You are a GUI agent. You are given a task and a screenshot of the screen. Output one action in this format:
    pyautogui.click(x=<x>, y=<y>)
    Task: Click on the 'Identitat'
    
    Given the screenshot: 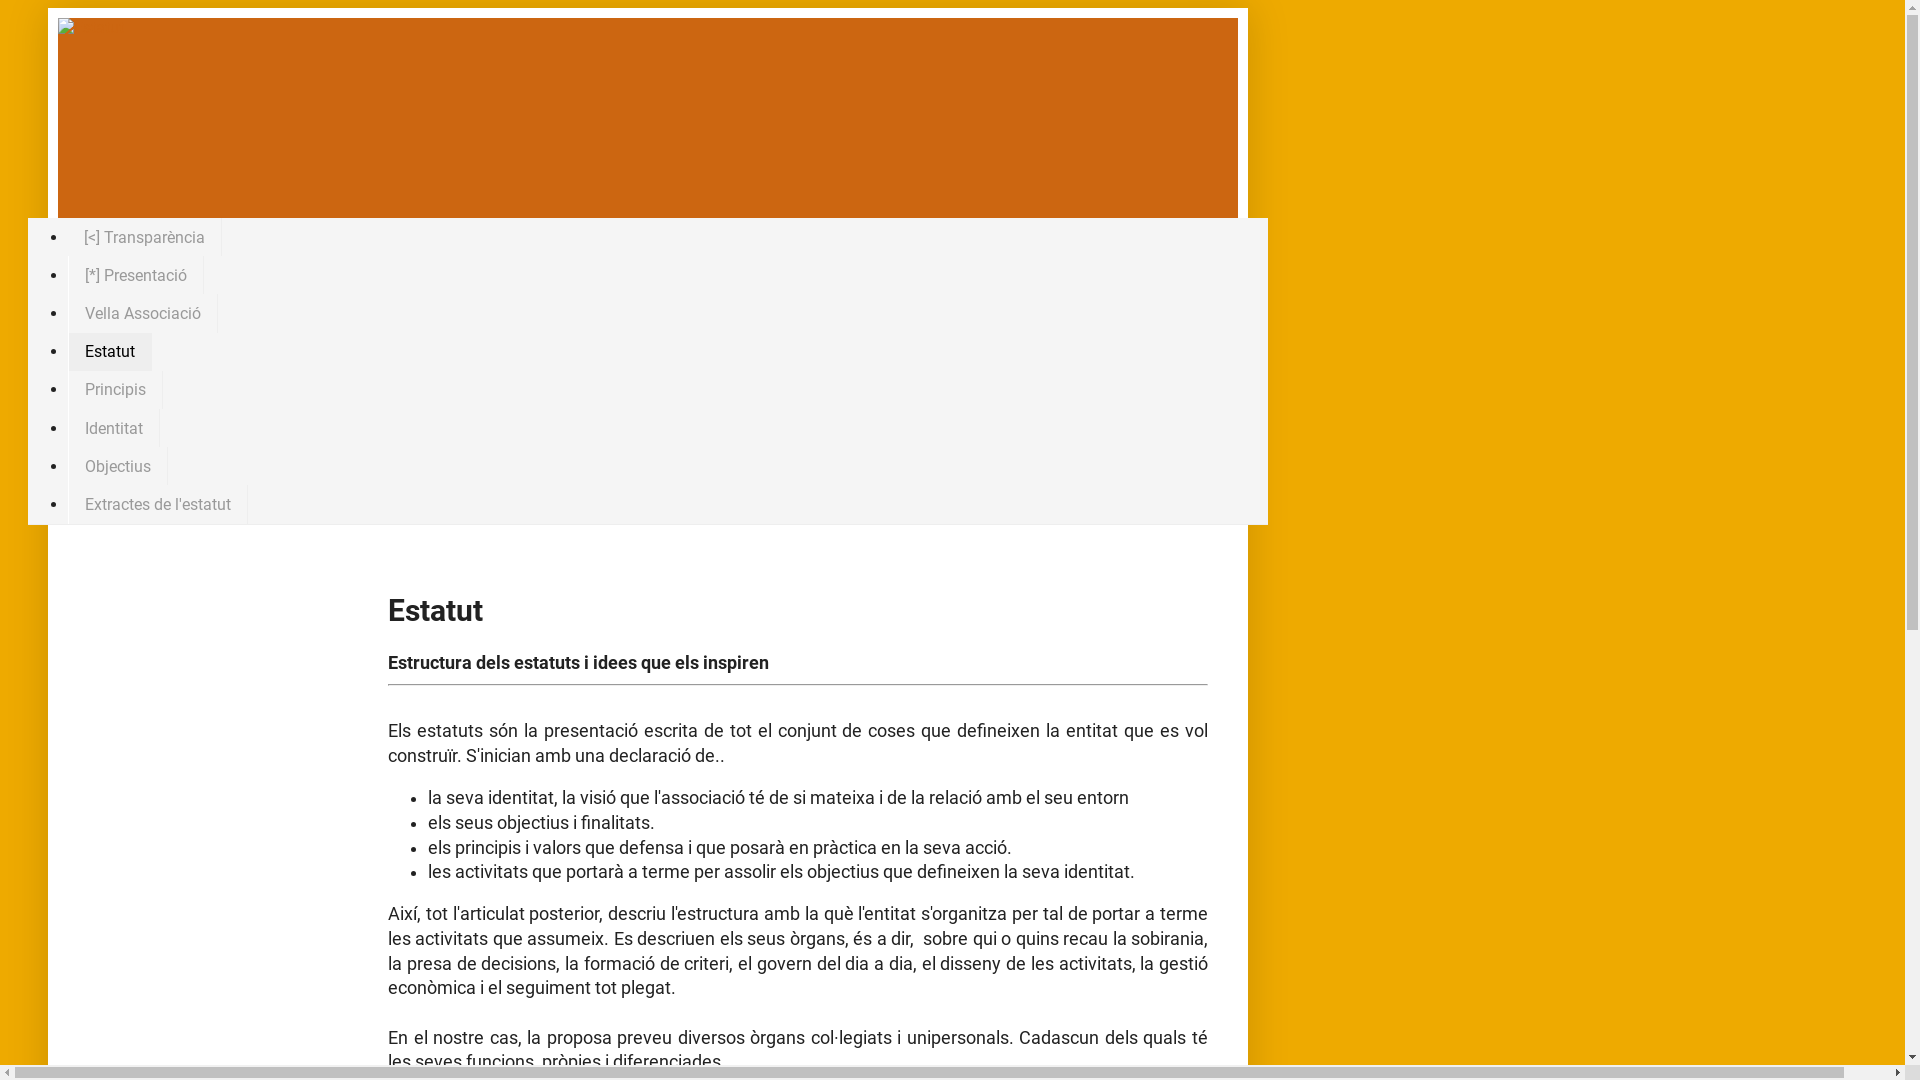 What is the action you would take?
    pyautogui.click(x=113, y=427)
    